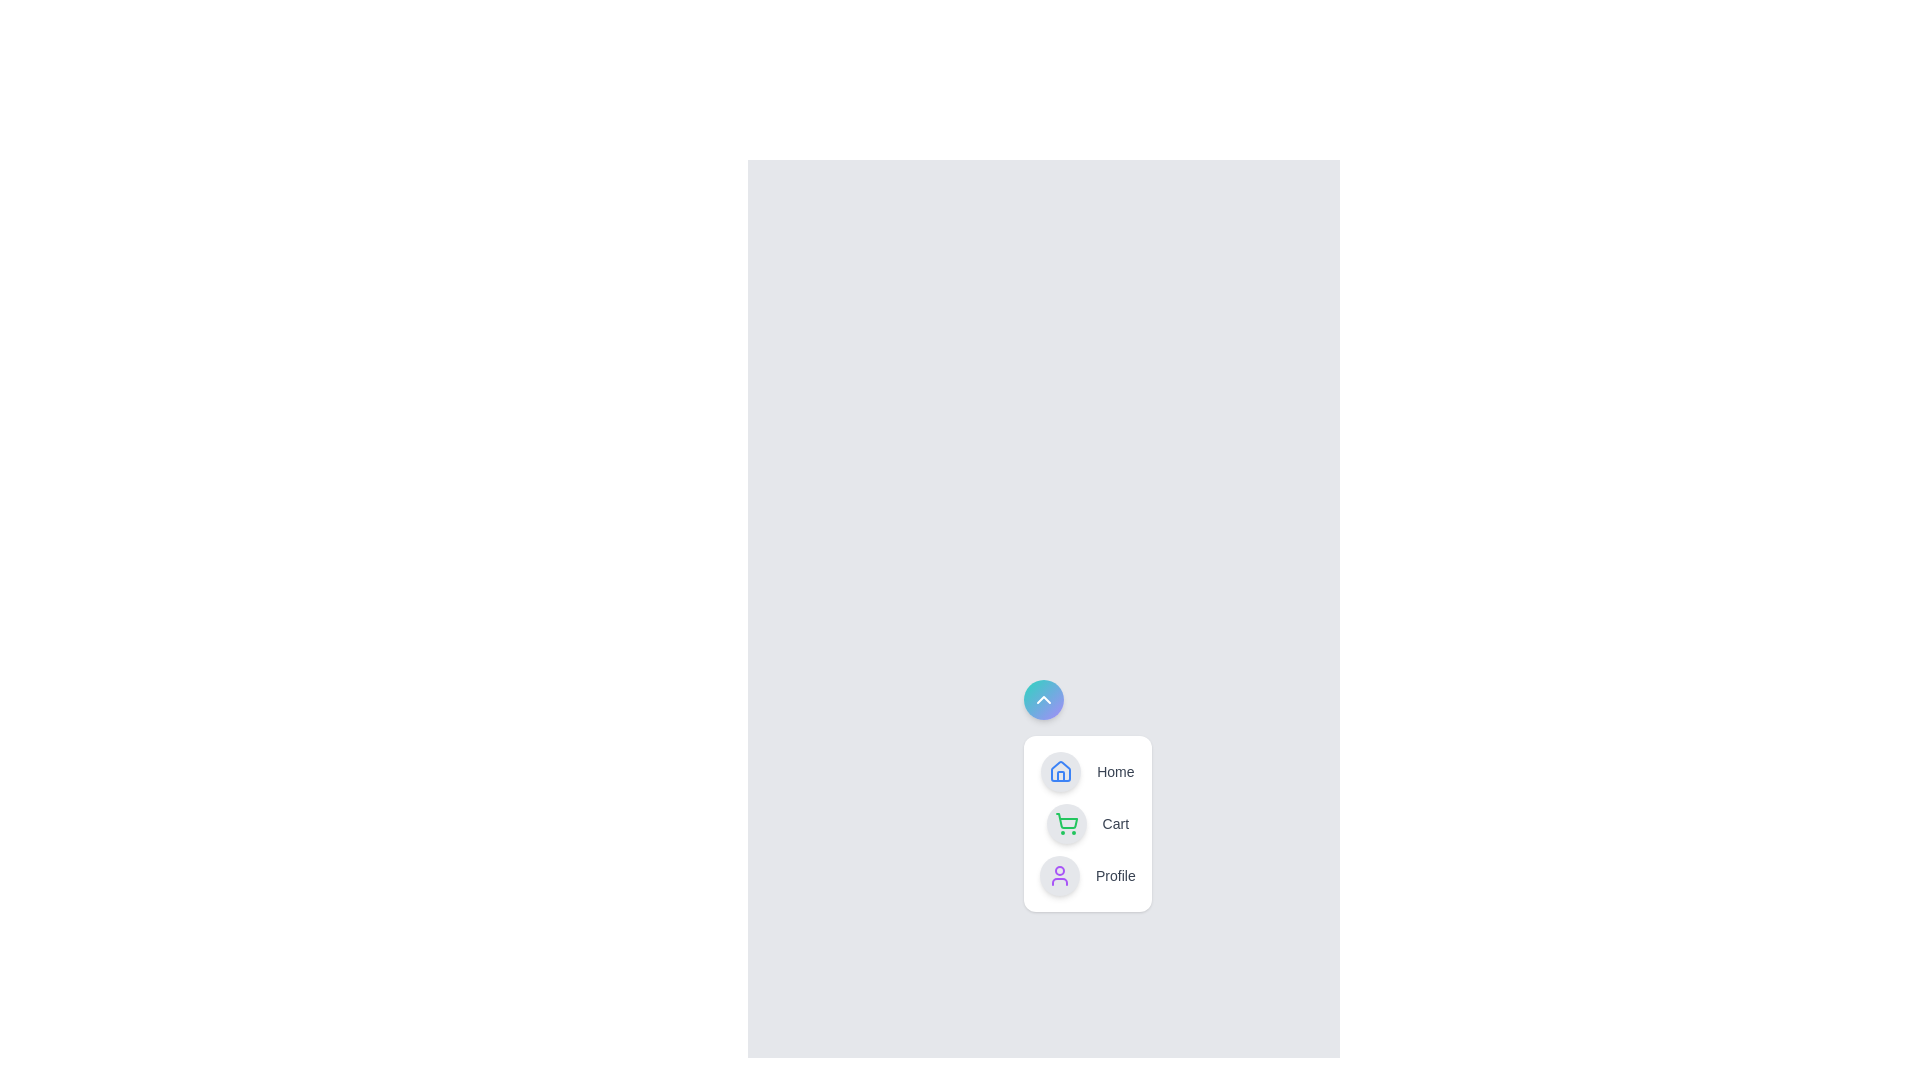  Describe the element at coordinates (1086, 824) in the screenshot. I see `the menu item Cart by clicking on it` at that location.